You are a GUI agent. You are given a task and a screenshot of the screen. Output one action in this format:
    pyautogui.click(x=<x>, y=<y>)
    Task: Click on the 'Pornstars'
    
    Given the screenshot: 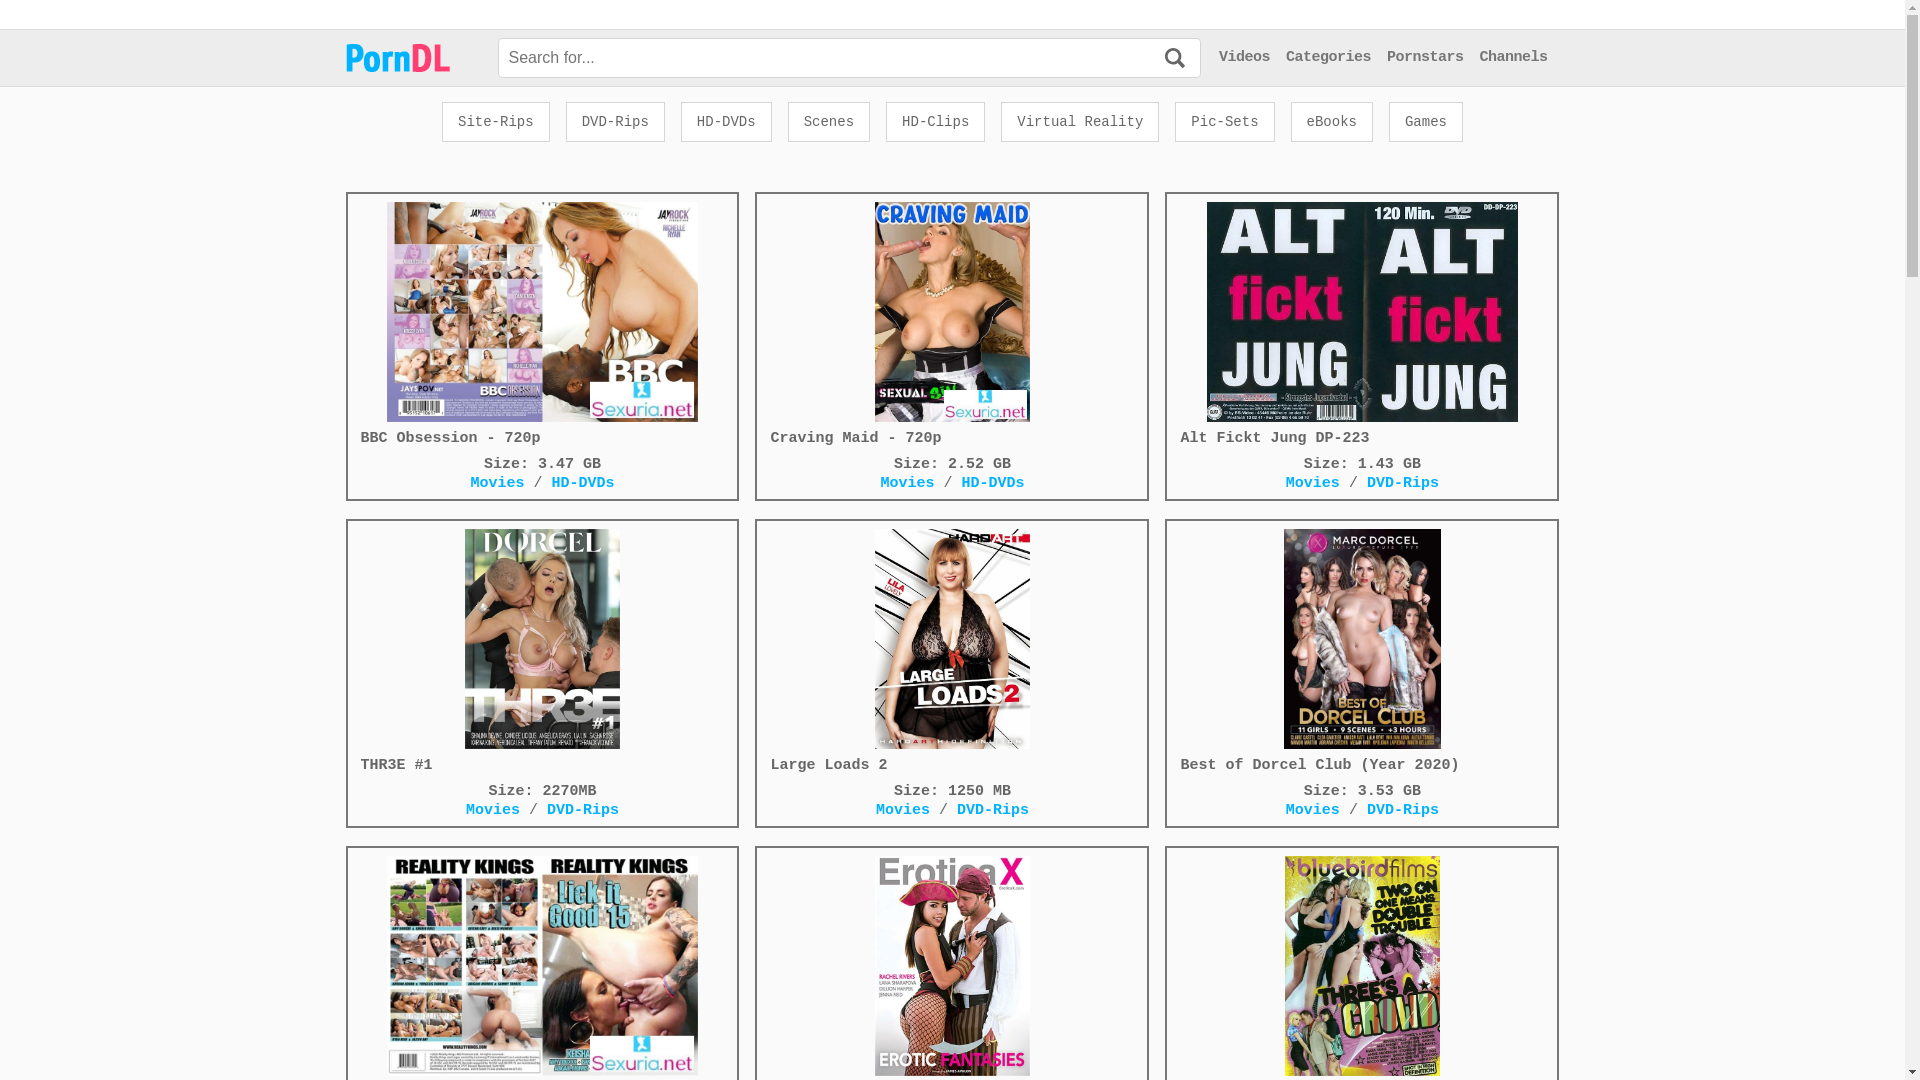 What is the action you would take?
    pyautogui.click(x=1424, y=56)
    